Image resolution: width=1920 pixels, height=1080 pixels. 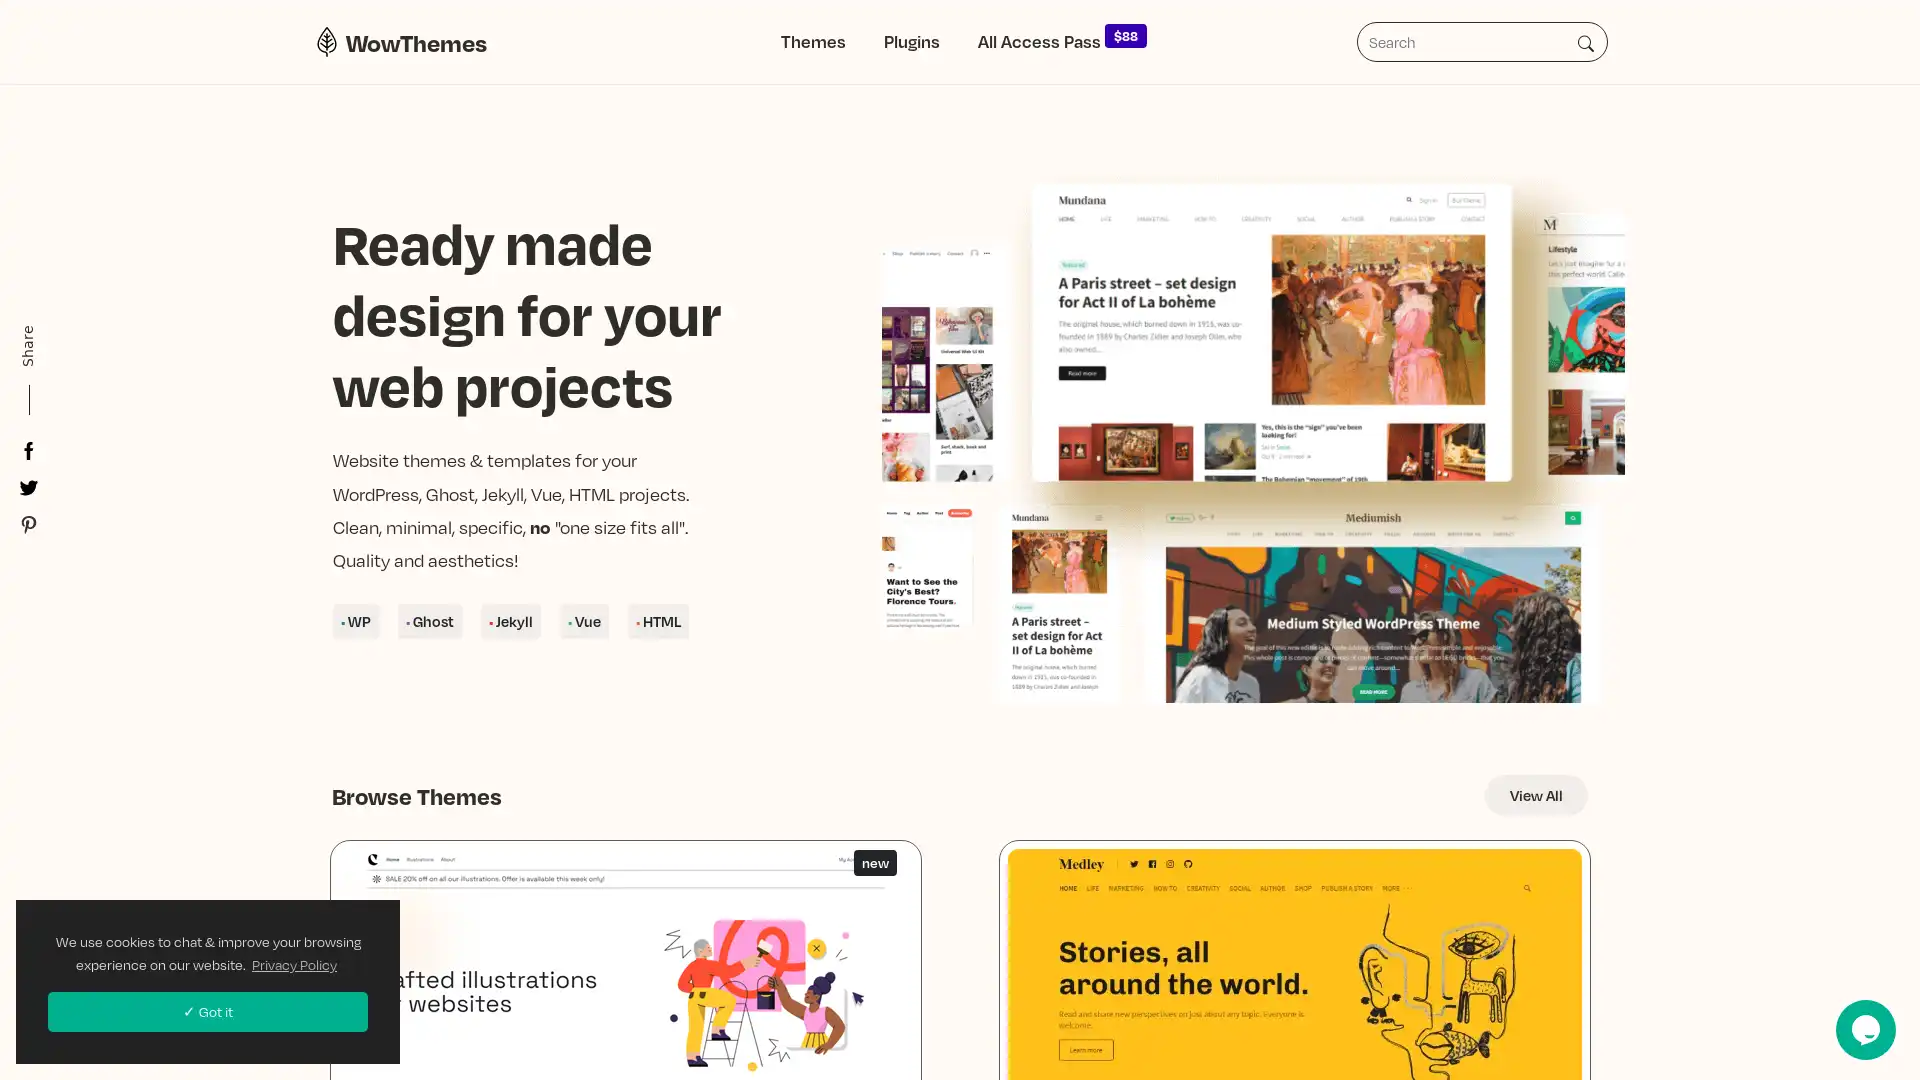 What do you see at coordinates (293, 963) in the screenshot?
I see `learn more about cookies` at bounding box center [293, 963].